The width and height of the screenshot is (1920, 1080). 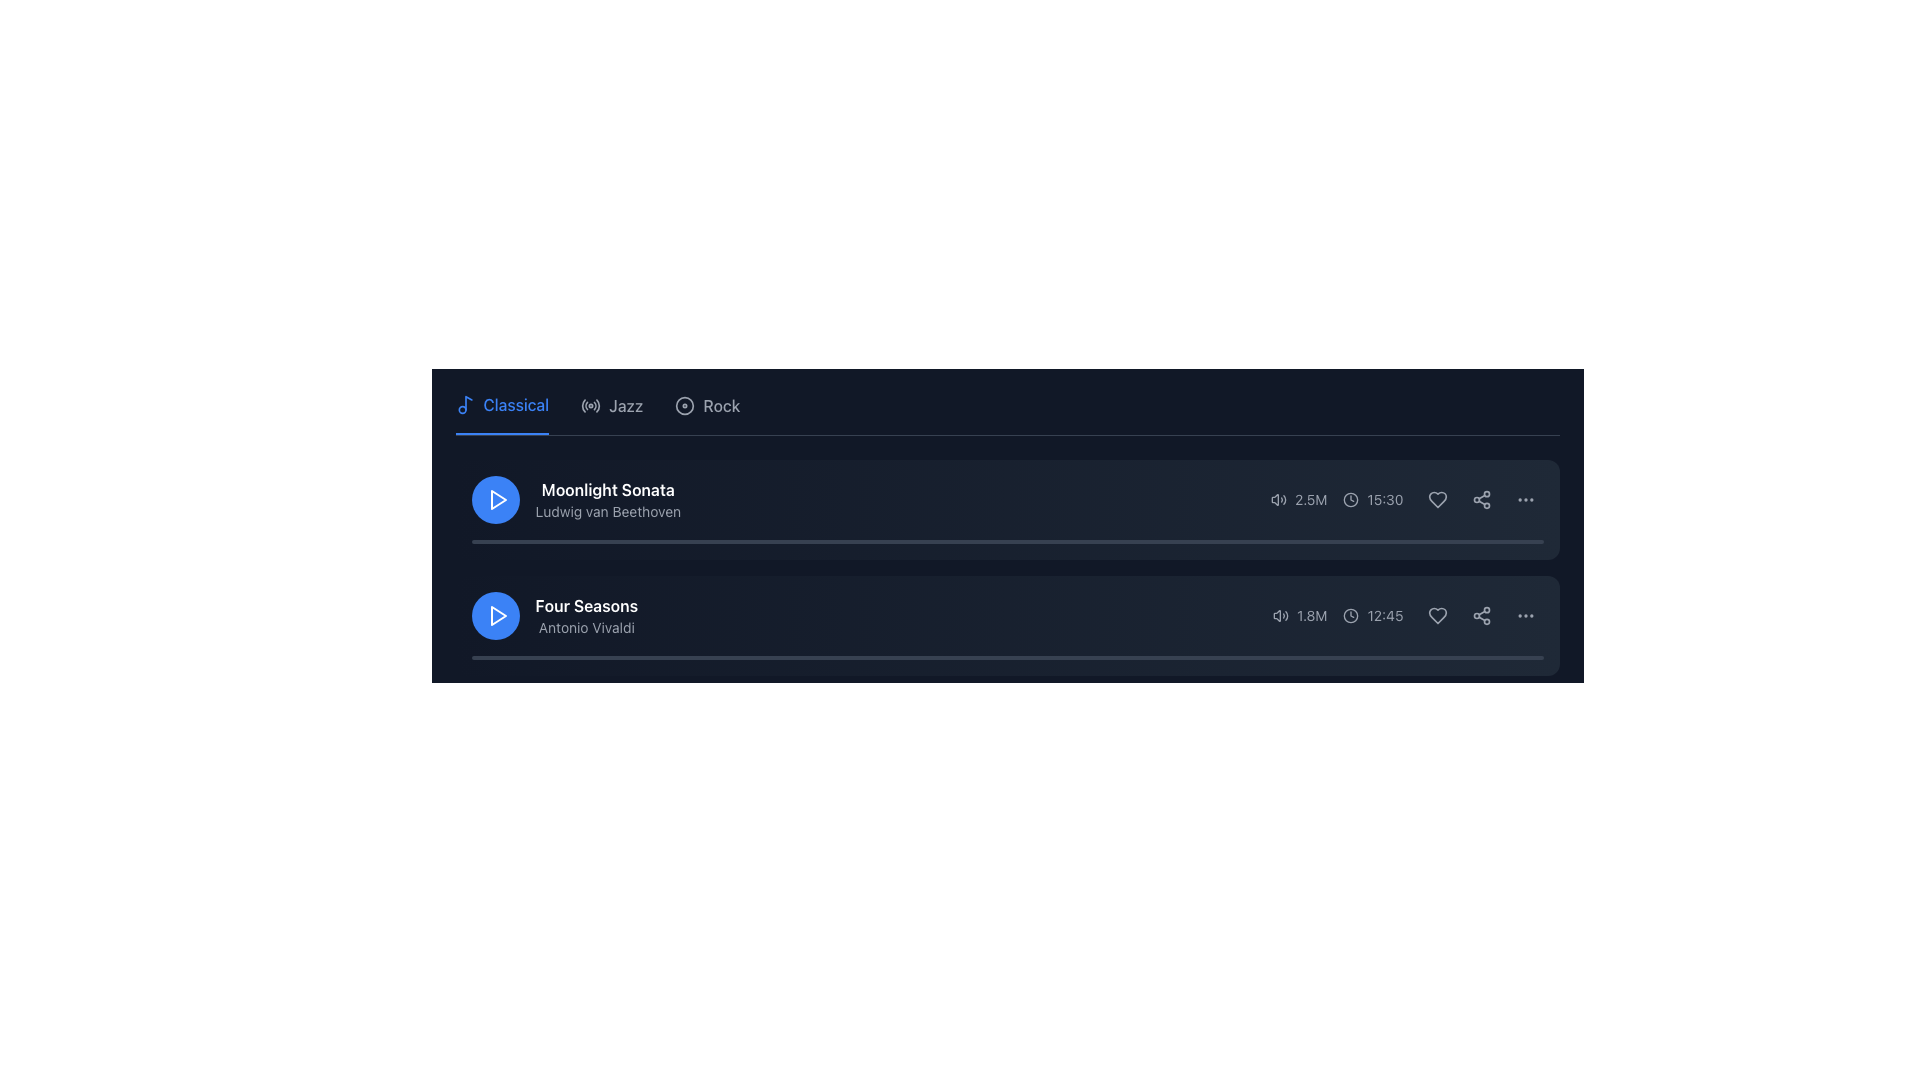 What do you see at coordinates (1372, 615) in the screenshot?
I see `time value displayed by the clock icon and text labeled '12:45', located in the lower part of the interface adjacent to the listeners' count and left of the interactive icons` at bounding box center [1372, 615].